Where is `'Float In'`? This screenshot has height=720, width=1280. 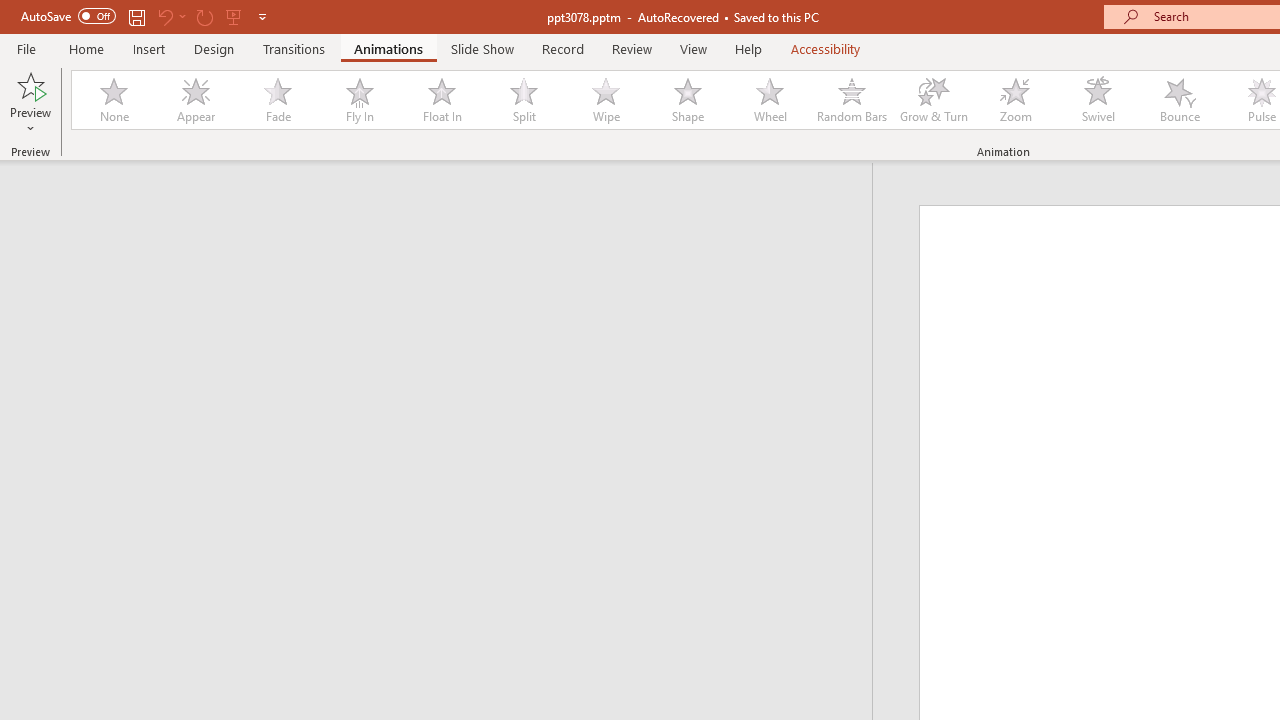 'Float In' is located at coordinates (440, 100).